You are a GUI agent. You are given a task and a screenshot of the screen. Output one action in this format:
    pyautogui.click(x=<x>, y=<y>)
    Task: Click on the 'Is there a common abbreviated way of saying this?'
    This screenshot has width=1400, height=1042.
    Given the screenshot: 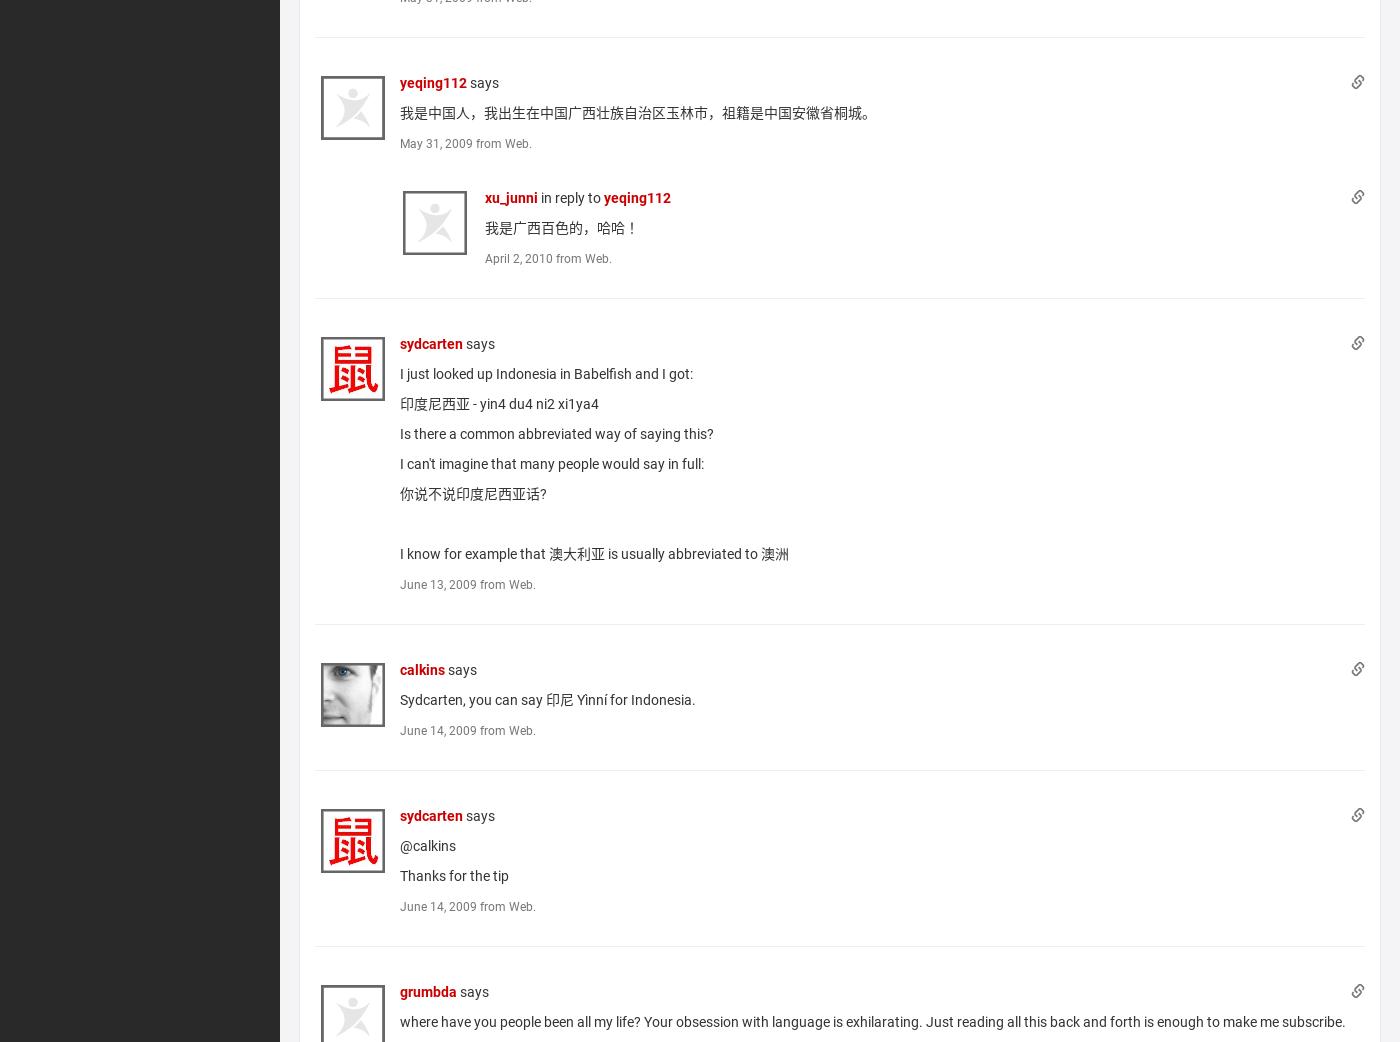 What is the action you would take?
    pyautogui.click(x=557, y=431)
    